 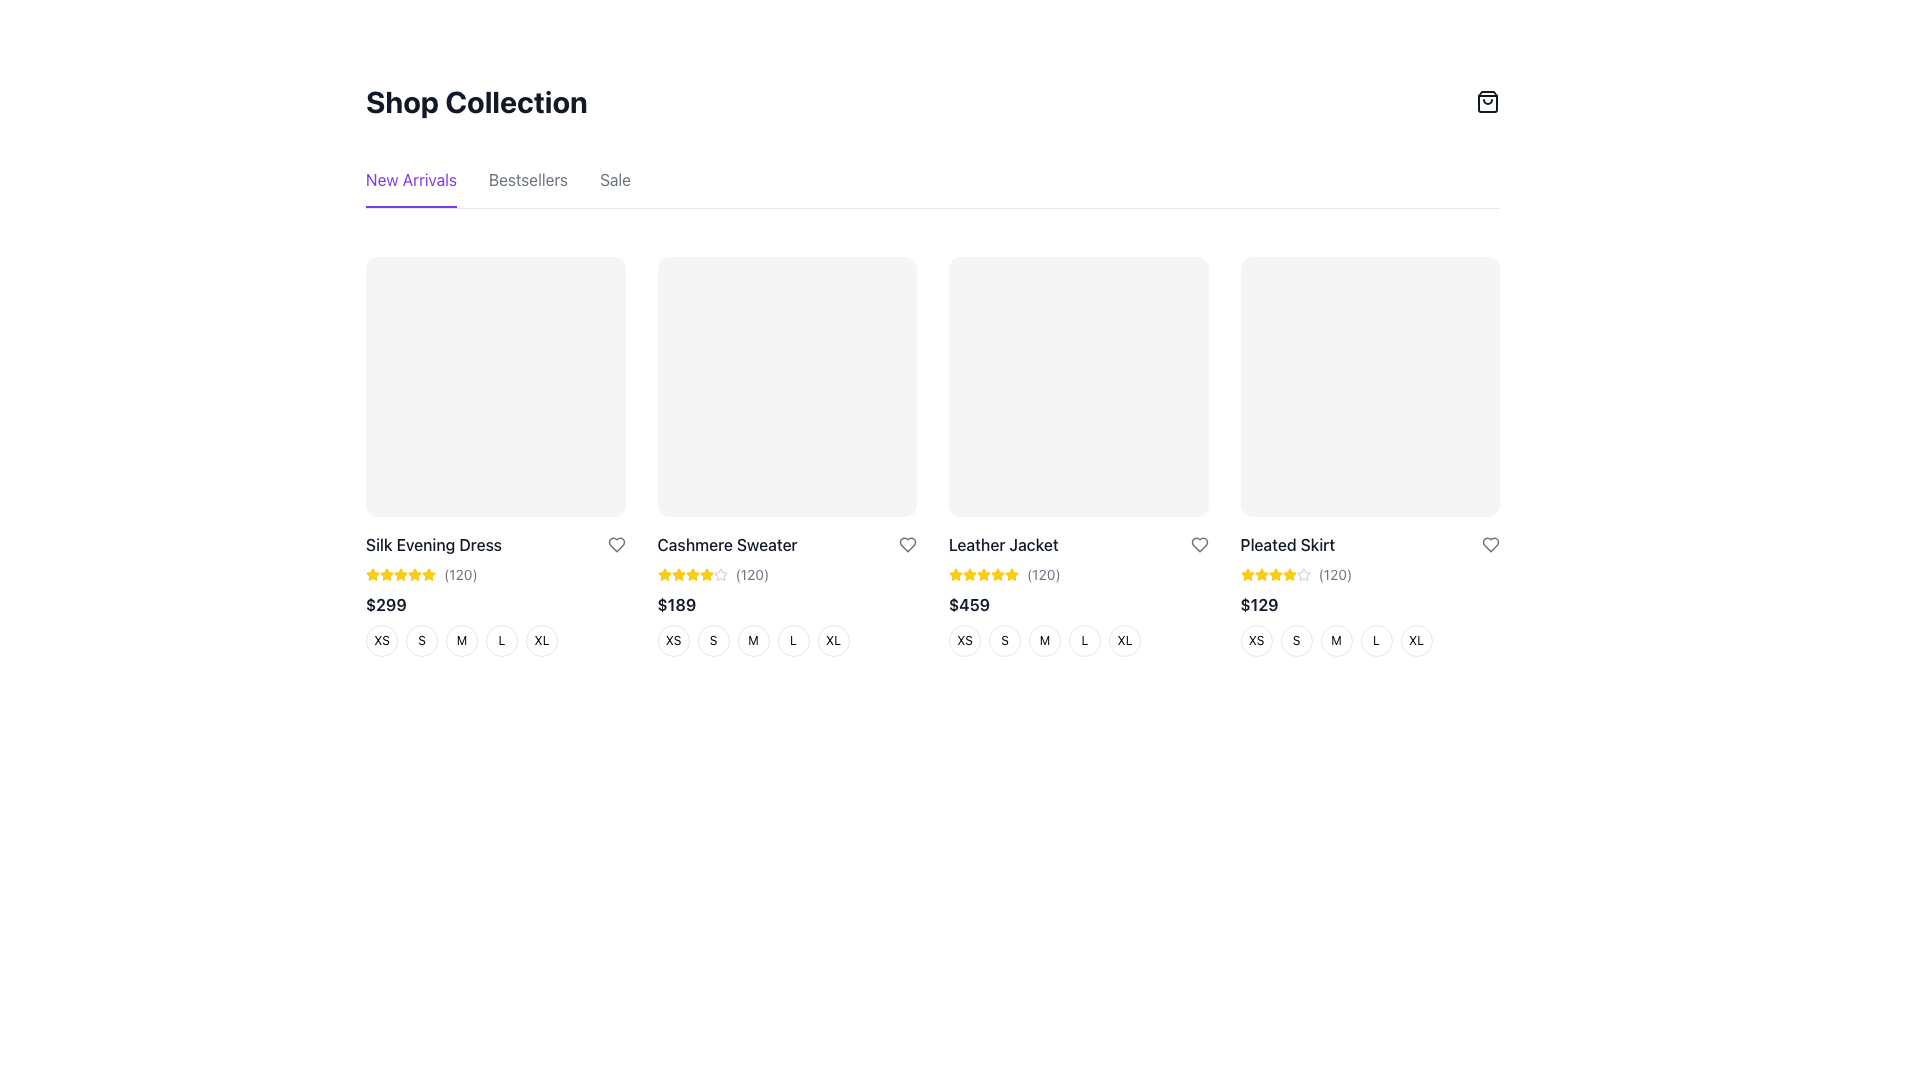 I want to click on the second star icon in the rating section below the item card for 'Silk Evening Dress' to rate it, so click(x=399, y=574).